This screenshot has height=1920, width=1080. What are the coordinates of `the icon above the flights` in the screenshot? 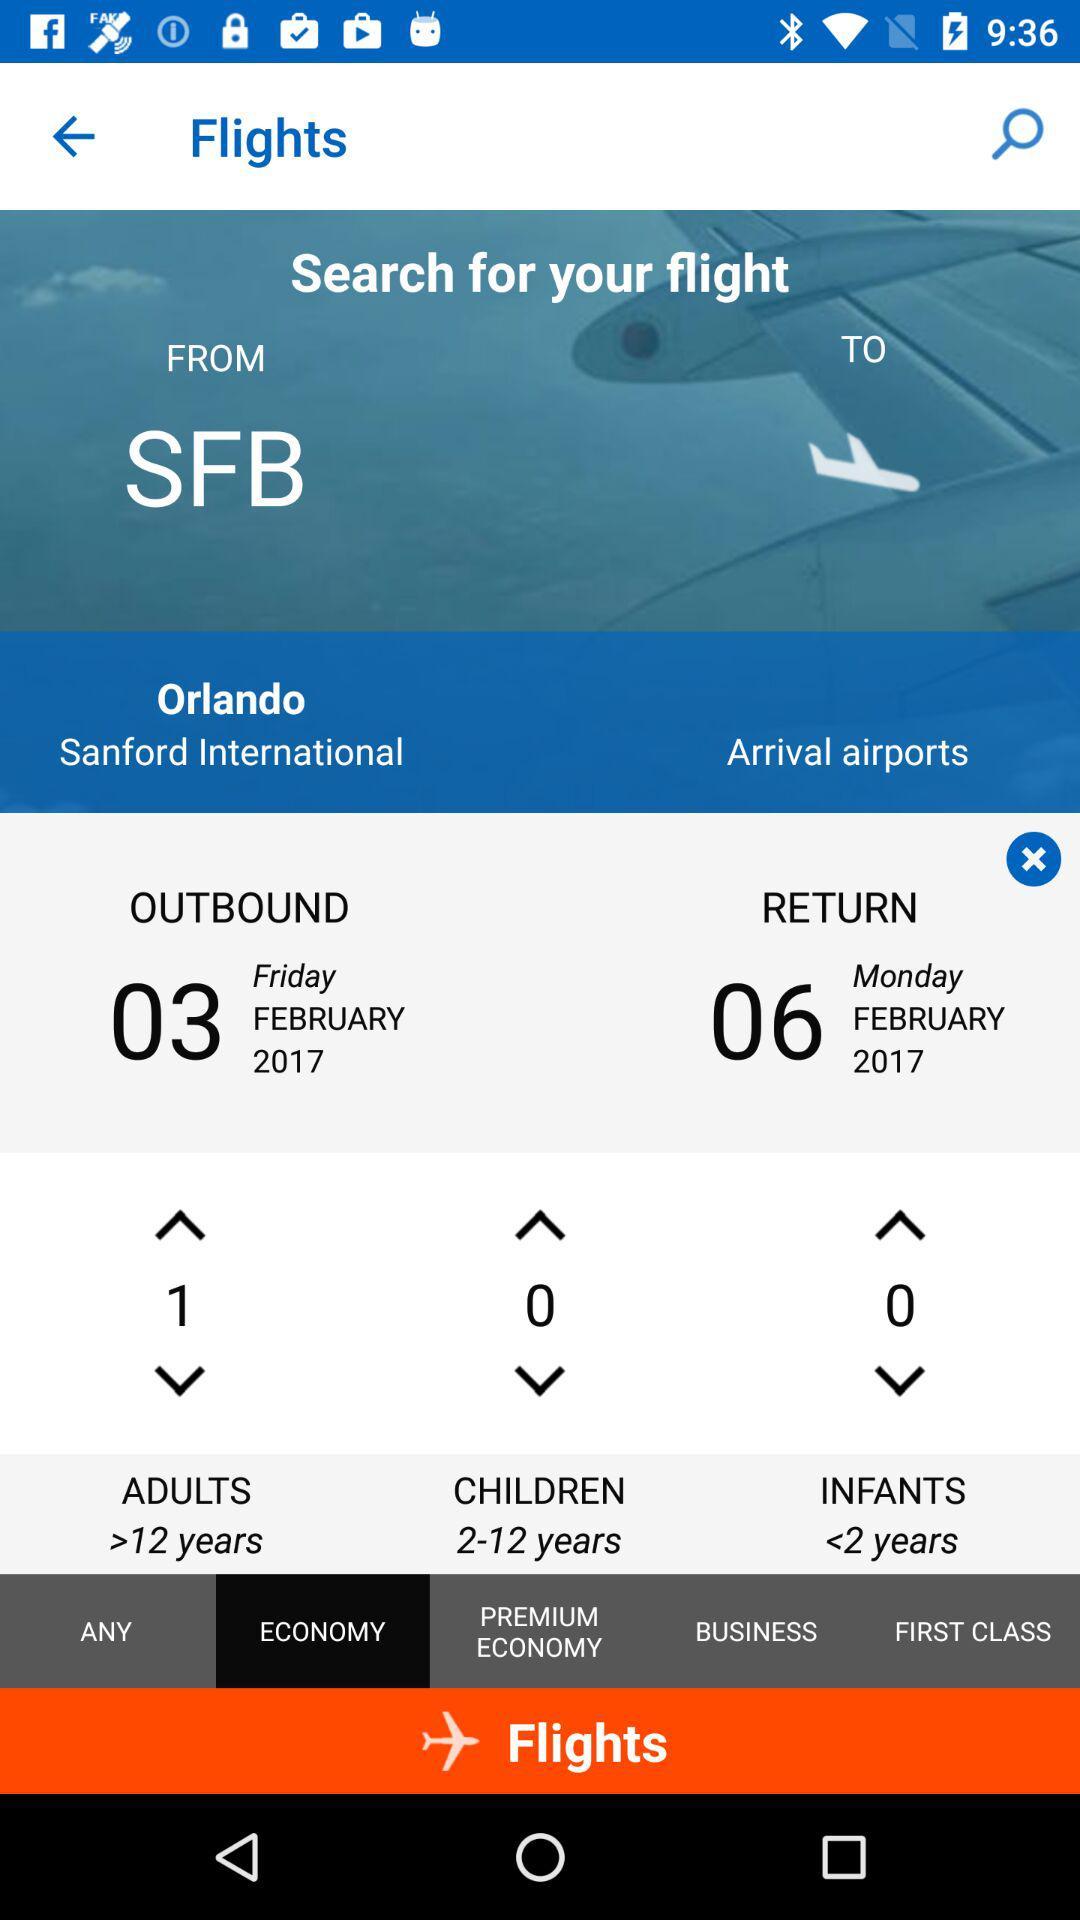 It's located at (756, 1631).